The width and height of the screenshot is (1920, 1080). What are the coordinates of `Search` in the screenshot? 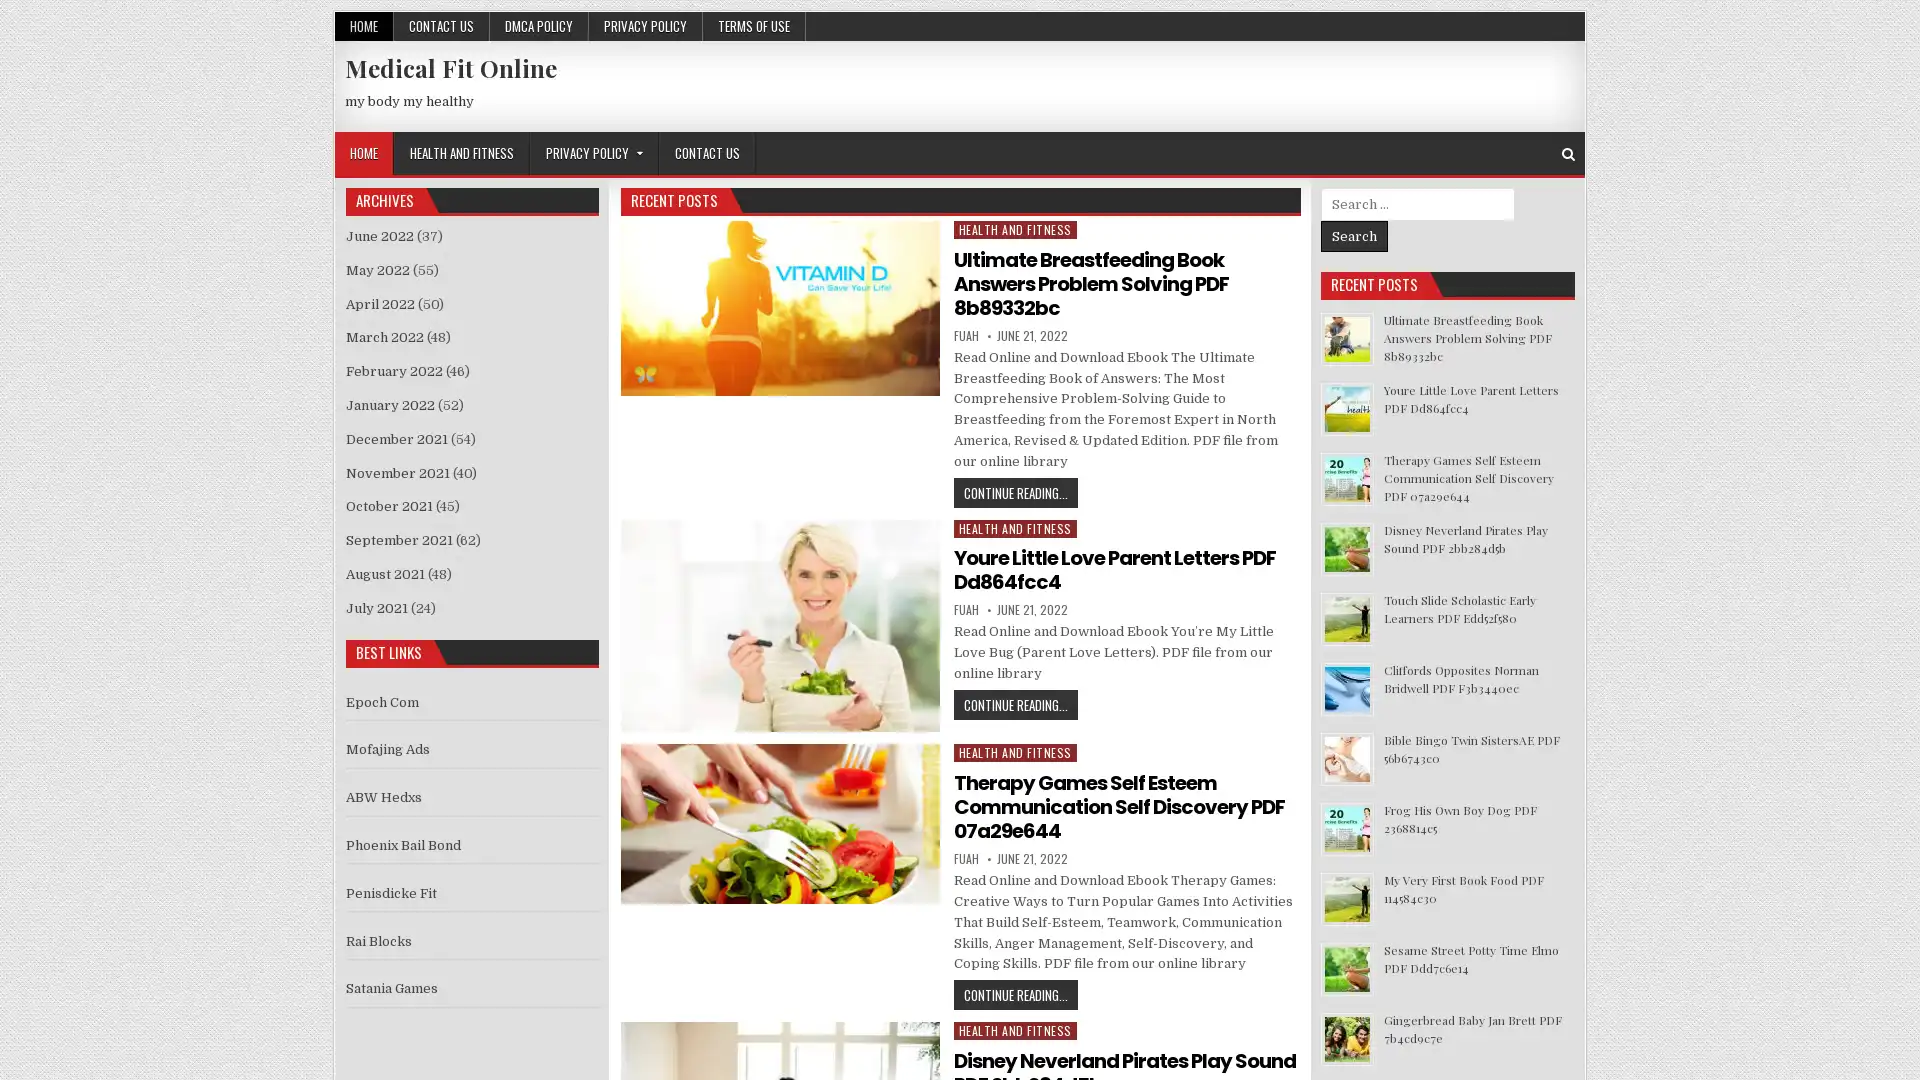 It's located at (1354, 235).